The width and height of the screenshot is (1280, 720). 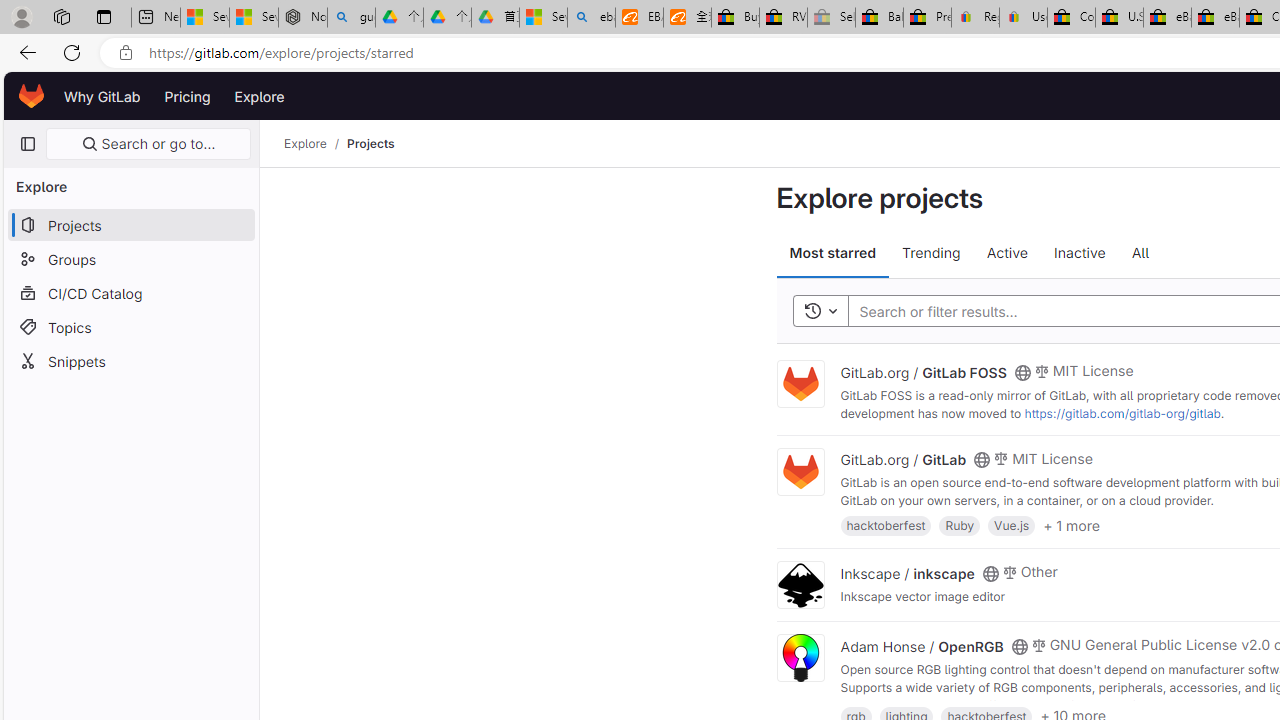 What do you see at coordinates (783, 17) in the screenshot?
I see `'RV, Trailer & Camper Steps & Ladders for sale | eBay'` at bounding box center [783, 17].